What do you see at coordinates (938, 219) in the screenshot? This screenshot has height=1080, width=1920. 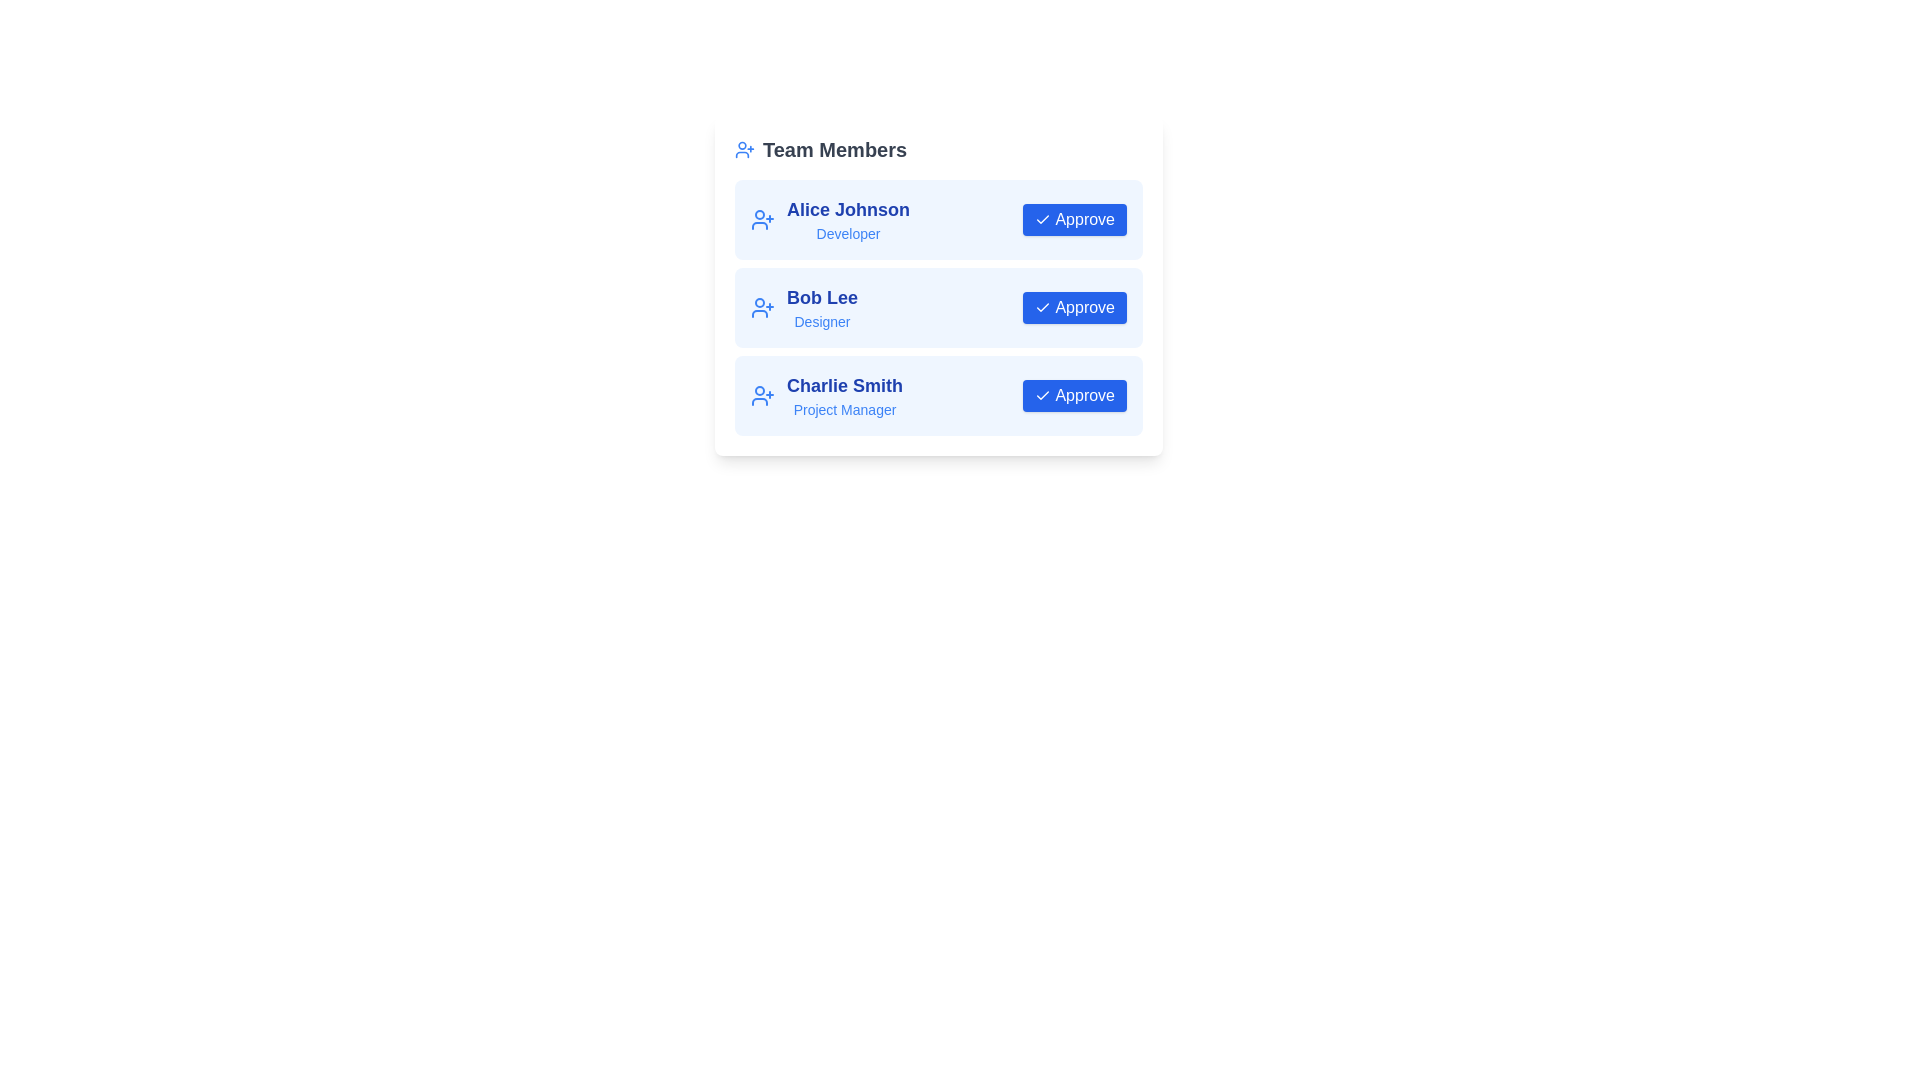 I see `the first team member's card in the 'Team Members' section` at bounding box center [938, 219].